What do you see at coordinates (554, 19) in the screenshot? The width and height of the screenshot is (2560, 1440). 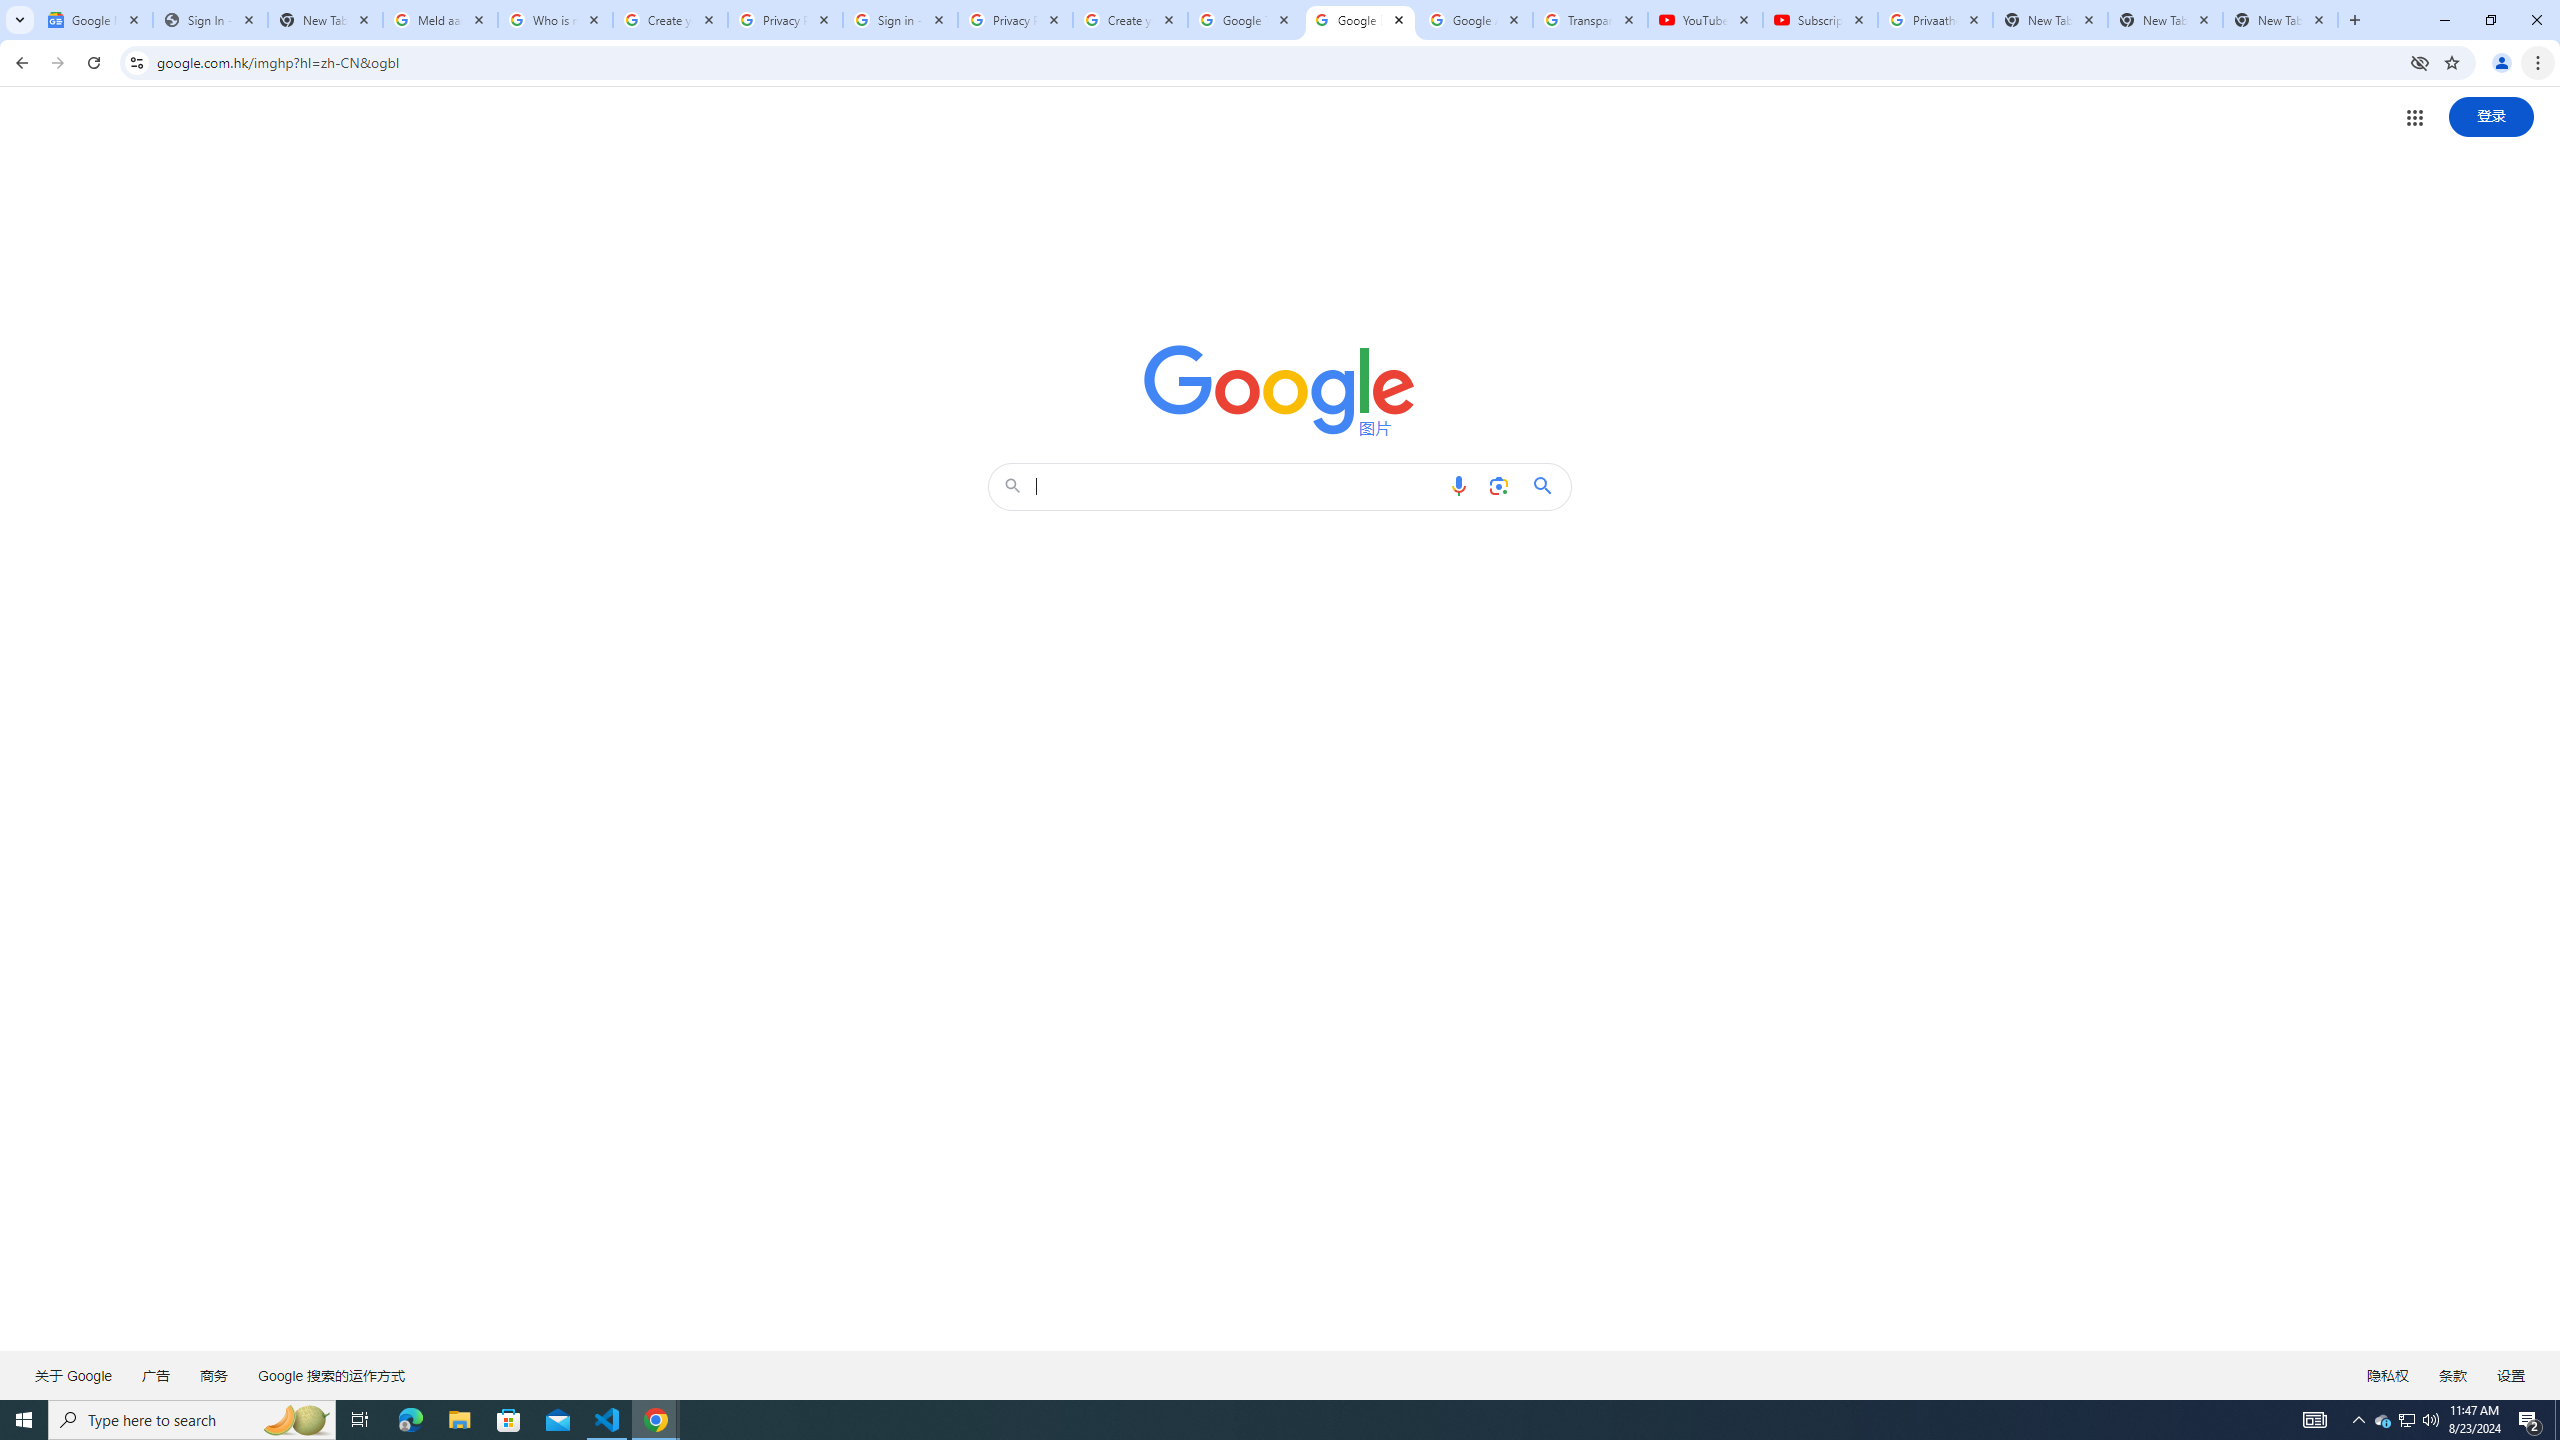 I see `'Who is my administrator? - Google Account Help'` at bounding box center [554, 19].